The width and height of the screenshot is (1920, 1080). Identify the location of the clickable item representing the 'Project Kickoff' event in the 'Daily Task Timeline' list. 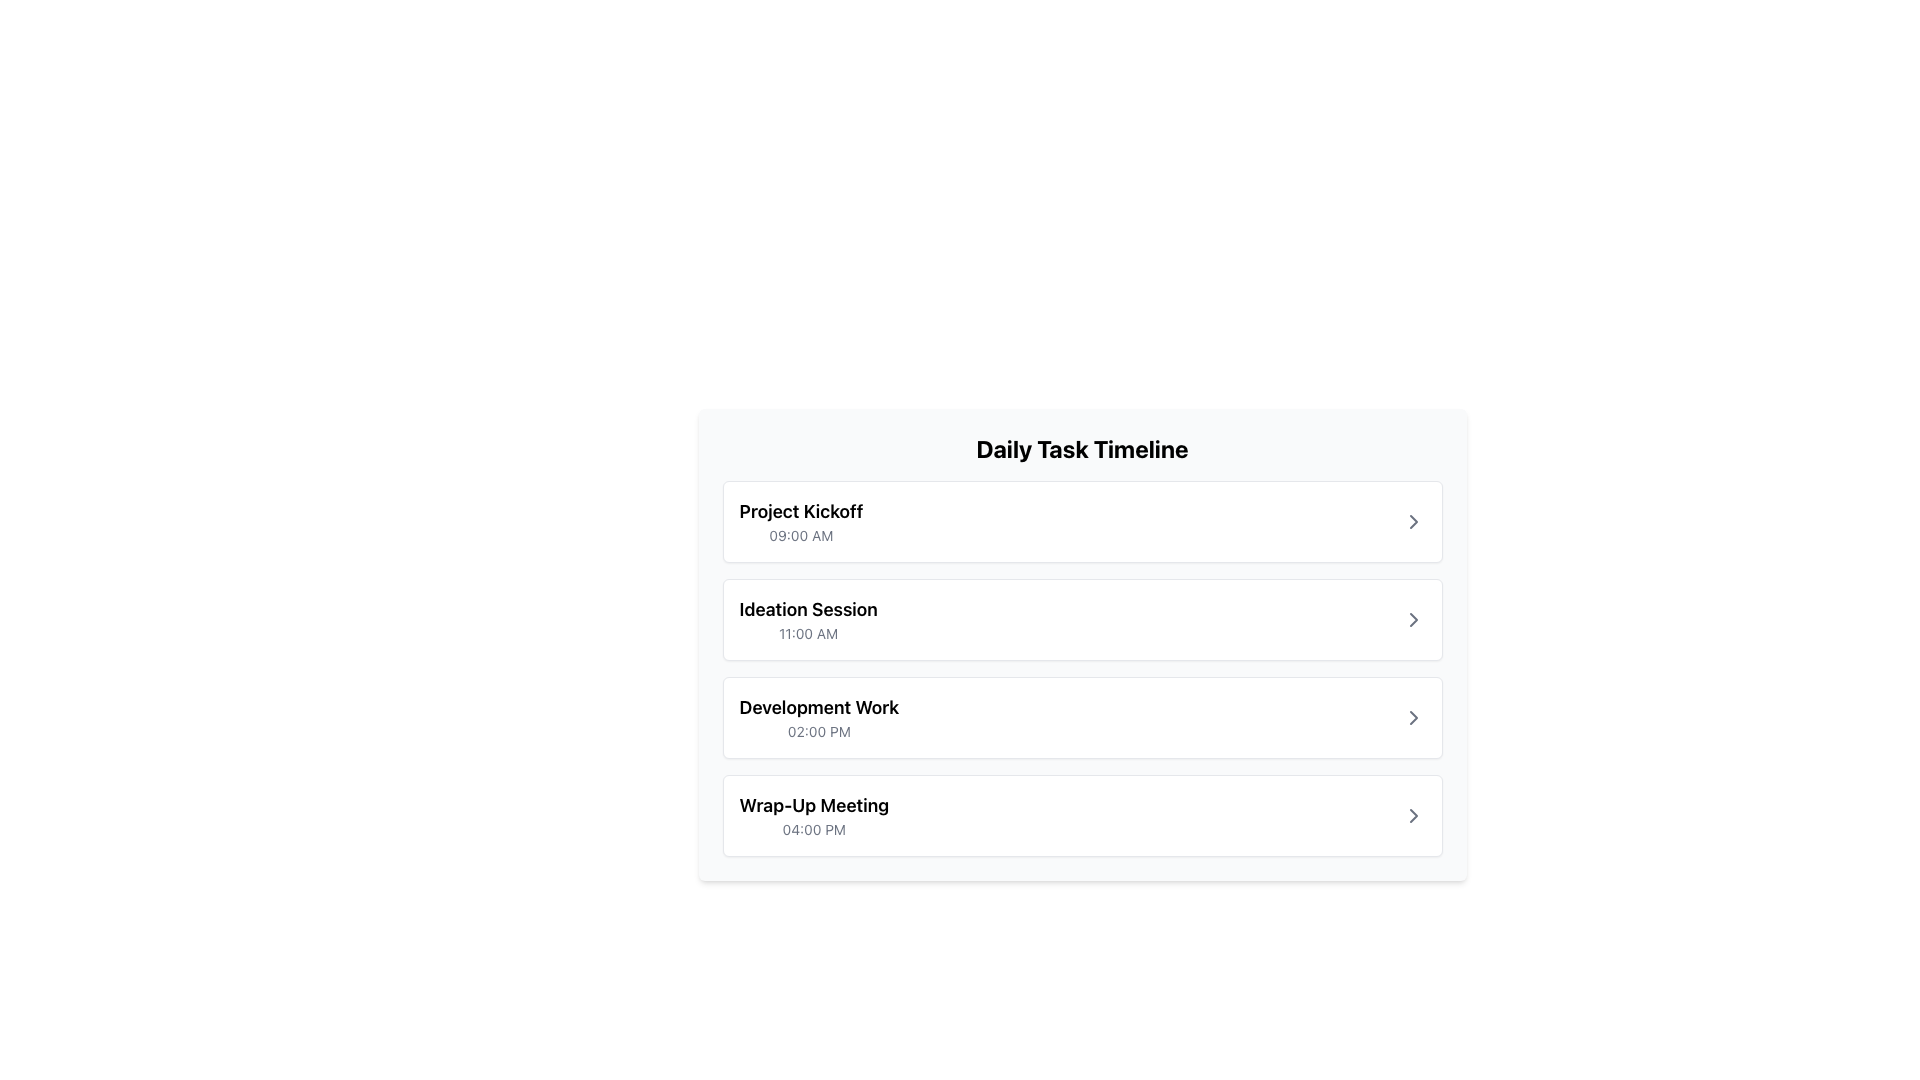
(1081, 520).